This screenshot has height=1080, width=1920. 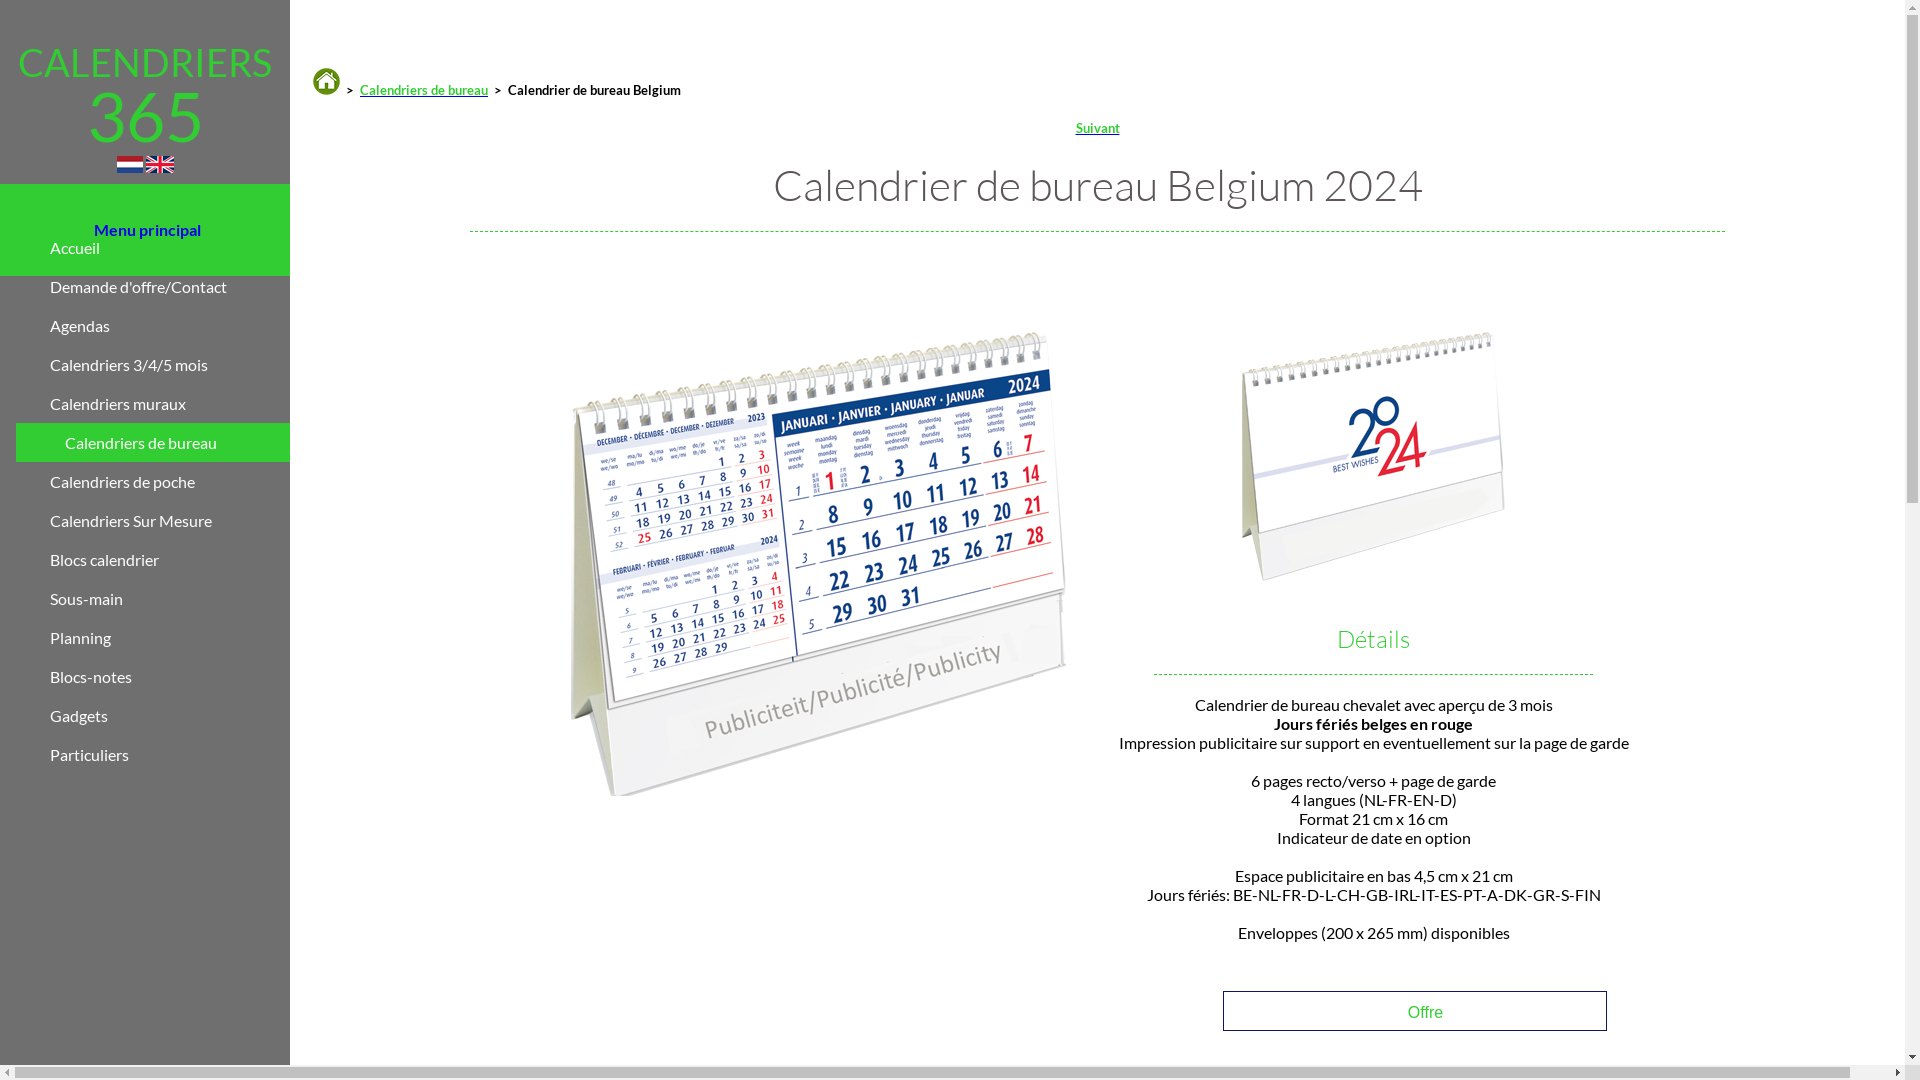 I want to click on 'Accueil', so click(x=169, y=246).